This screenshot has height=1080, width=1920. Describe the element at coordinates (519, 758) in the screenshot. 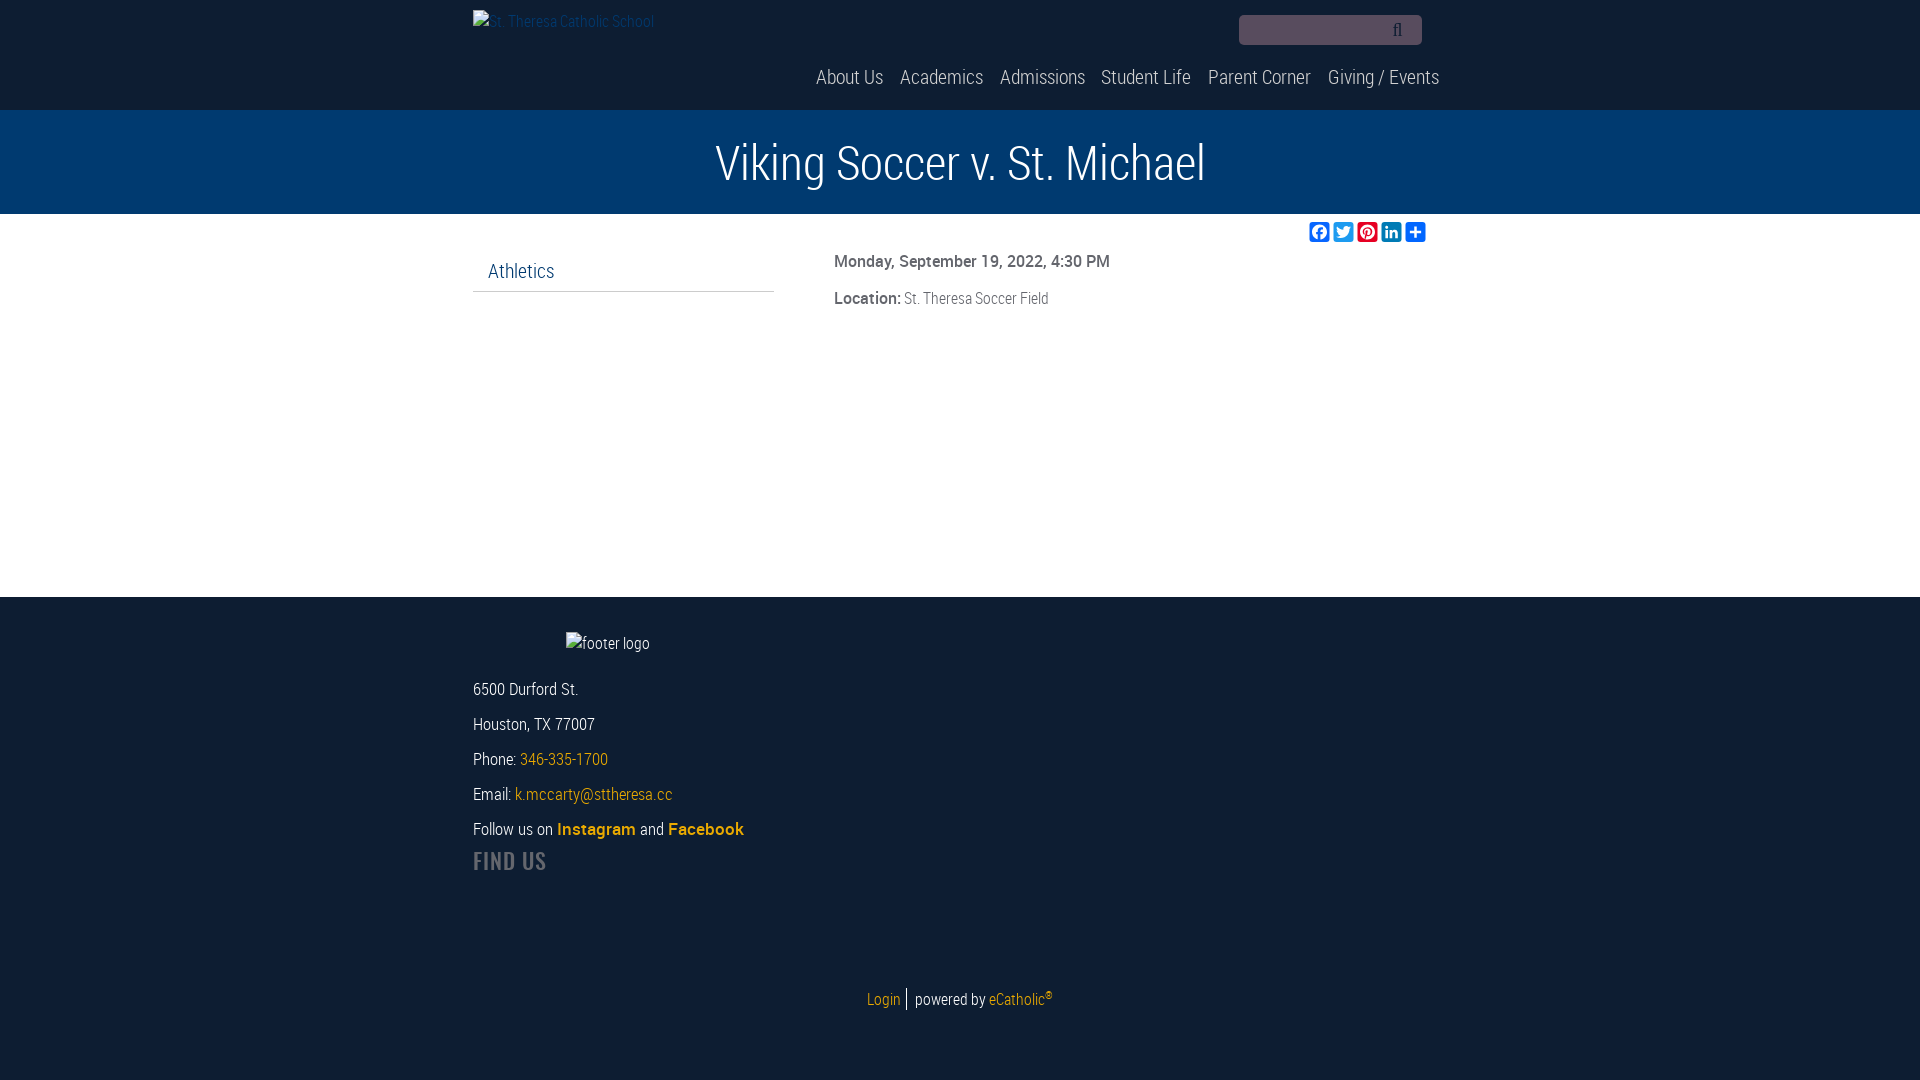

I see `'346-335-1700'` at that location.